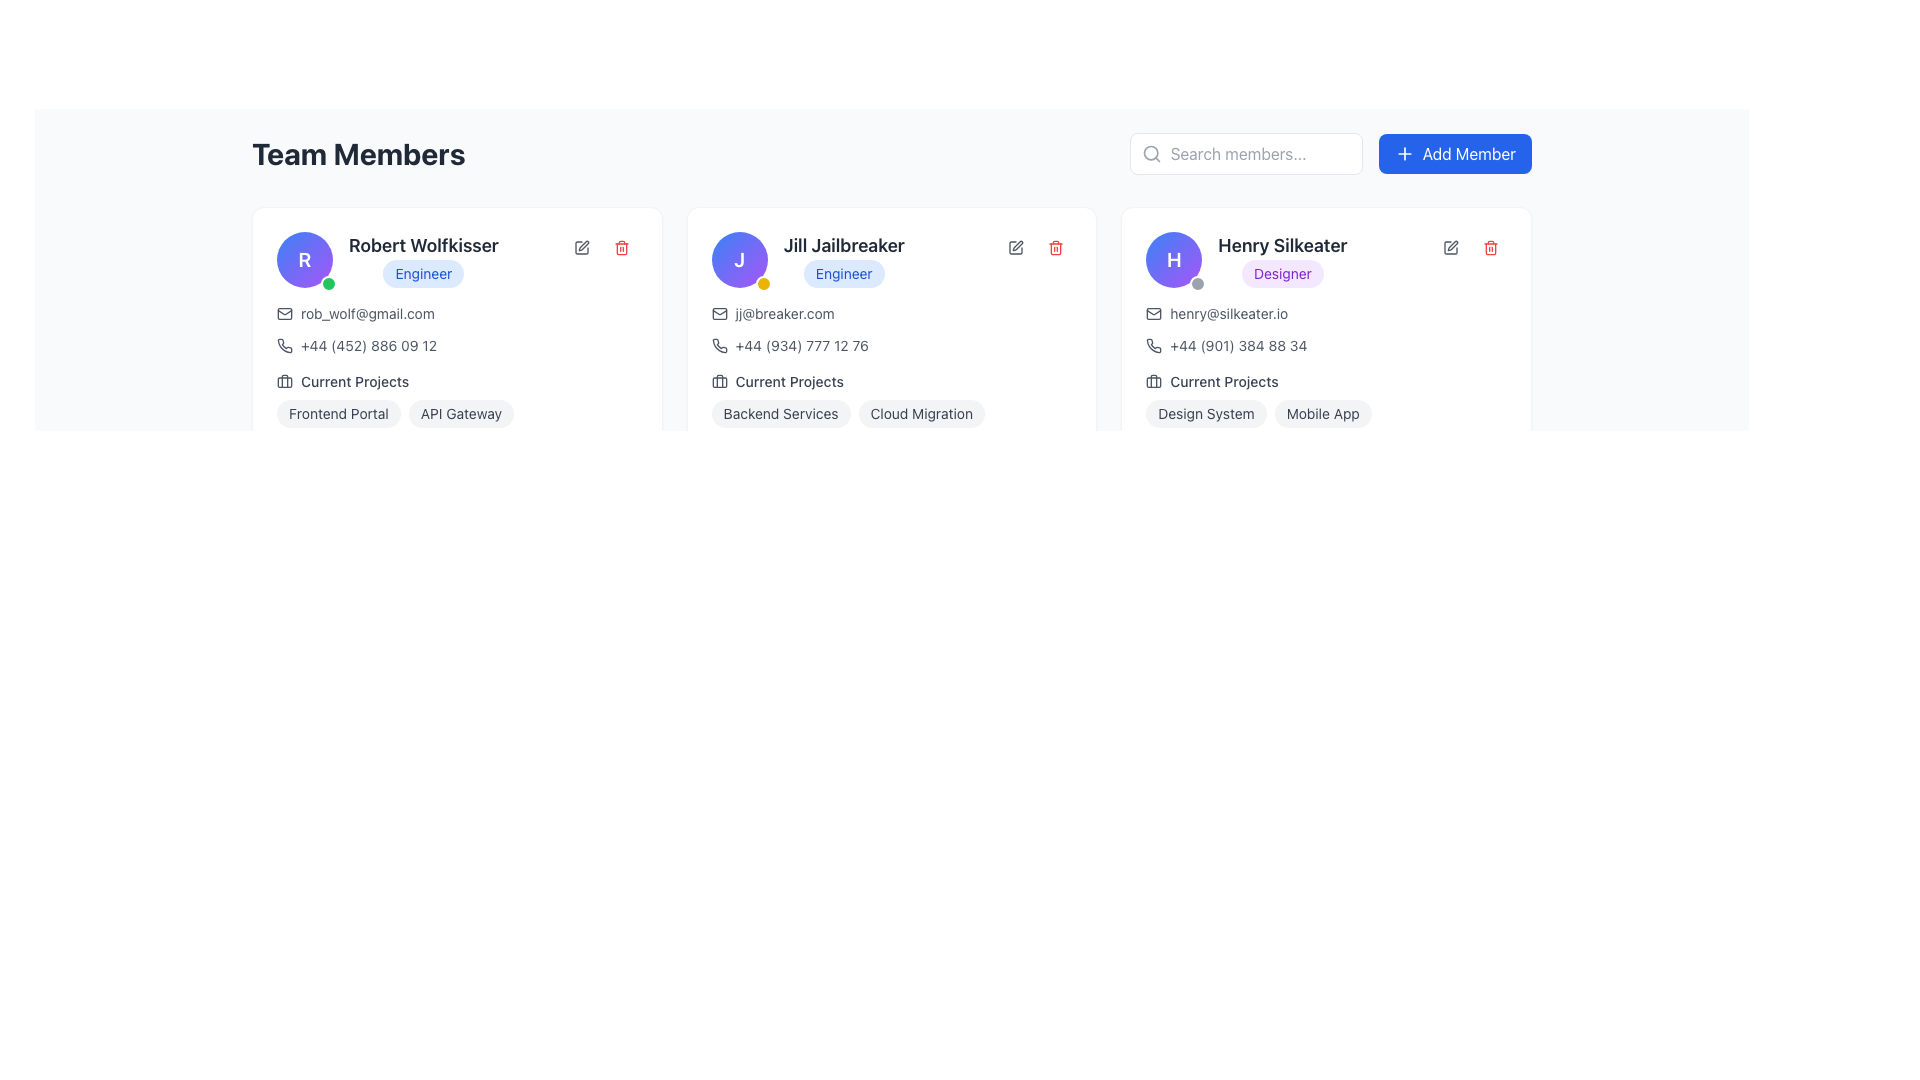  I want to click on the small circular badge with a vibrant green background located at the bottom-right corner of the avatar for 'Robert Wolfkisser', so click(329, 284).